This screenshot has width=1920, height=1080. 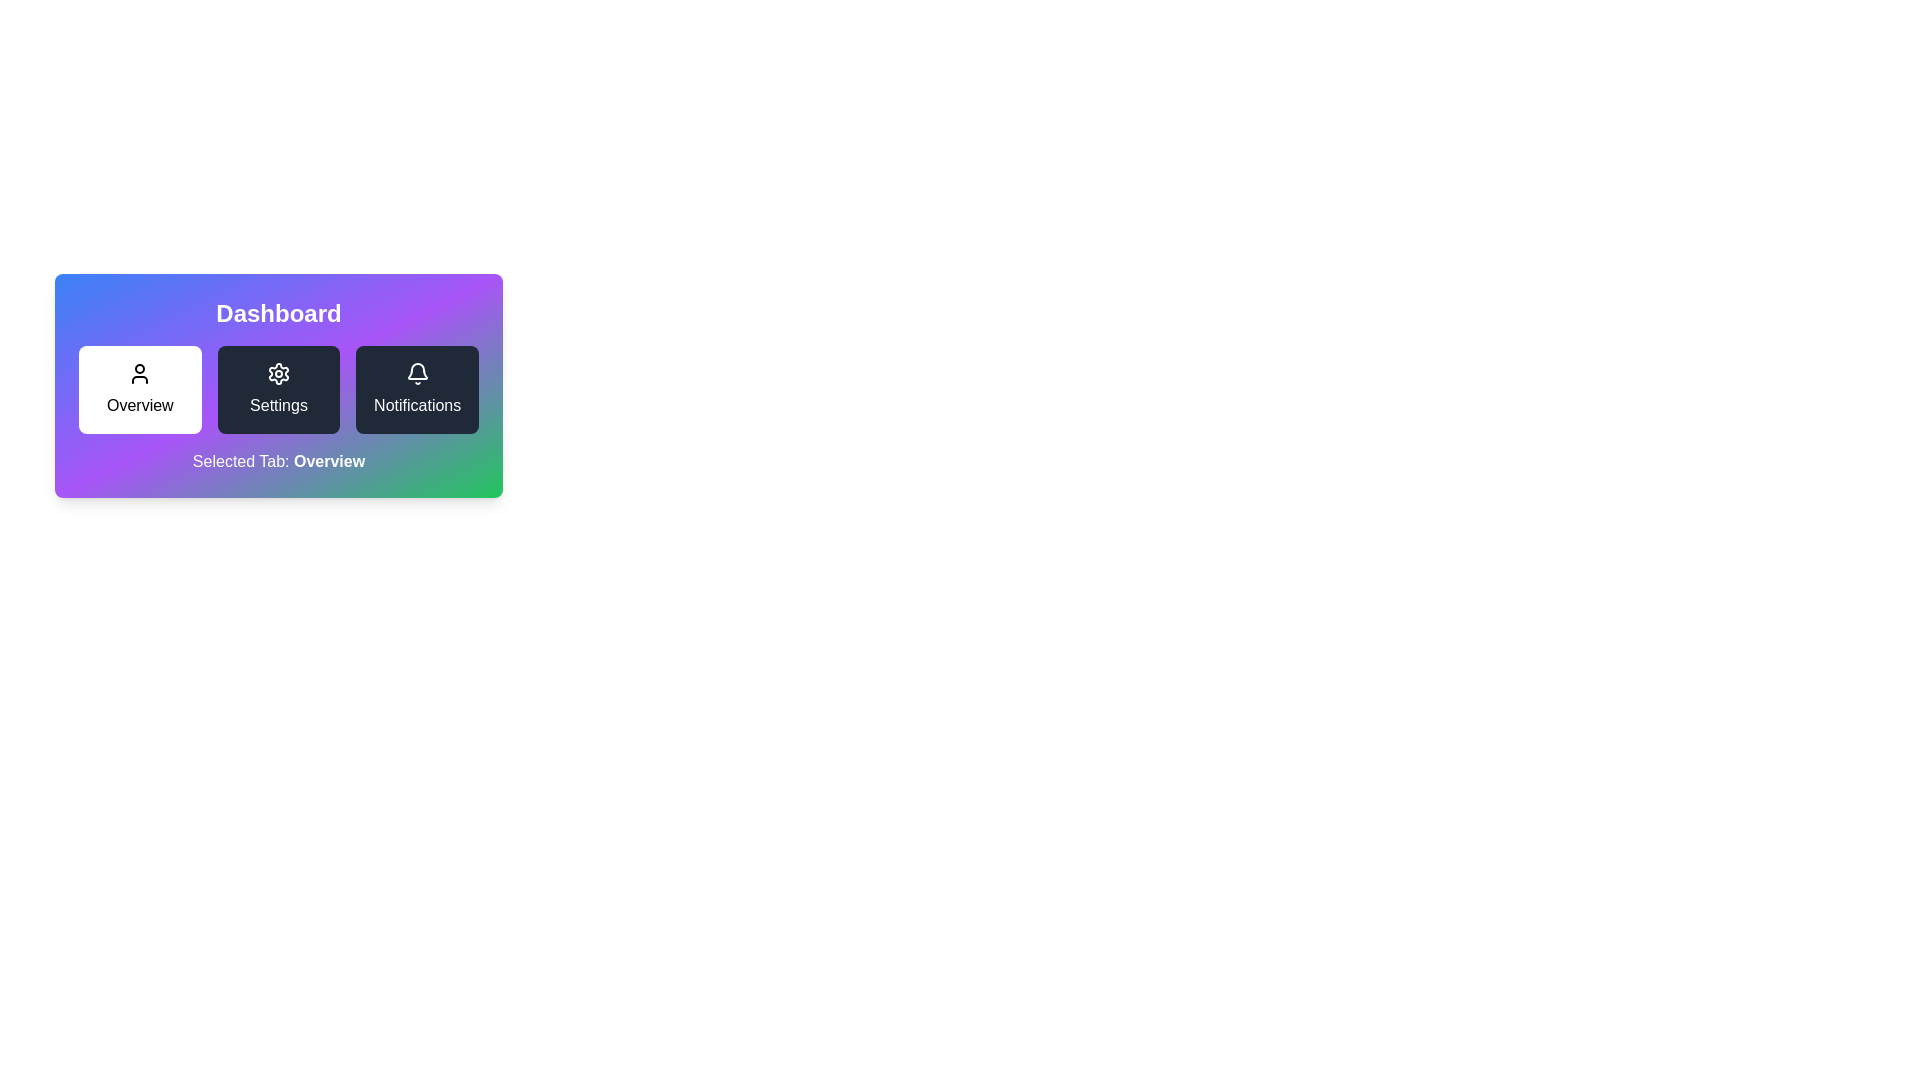 What do you see at coordinates (277, 385) in the screenshot?
I see `the dashboard navigation bar option` at bounding box center [277, 385].